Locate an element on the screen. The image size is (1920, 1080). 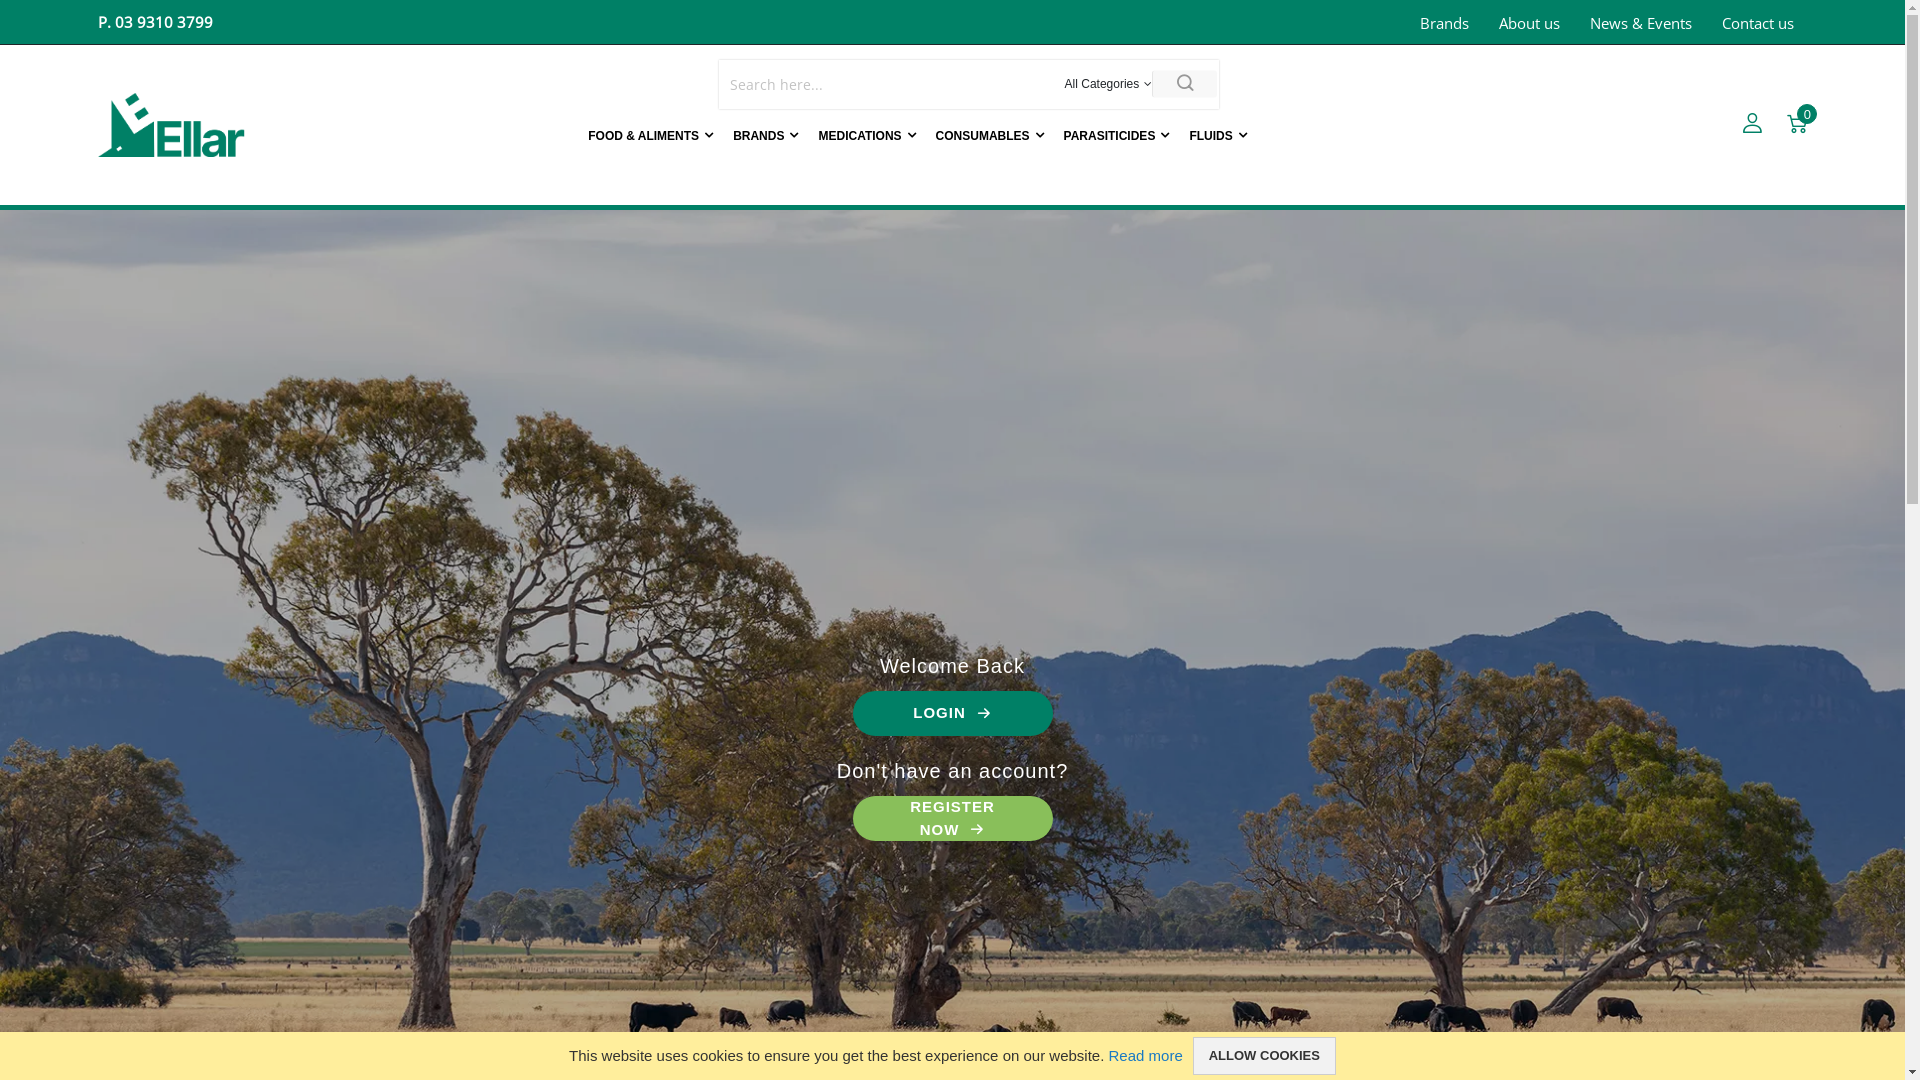
'LOGIN' is located at coordinates (950, 712).